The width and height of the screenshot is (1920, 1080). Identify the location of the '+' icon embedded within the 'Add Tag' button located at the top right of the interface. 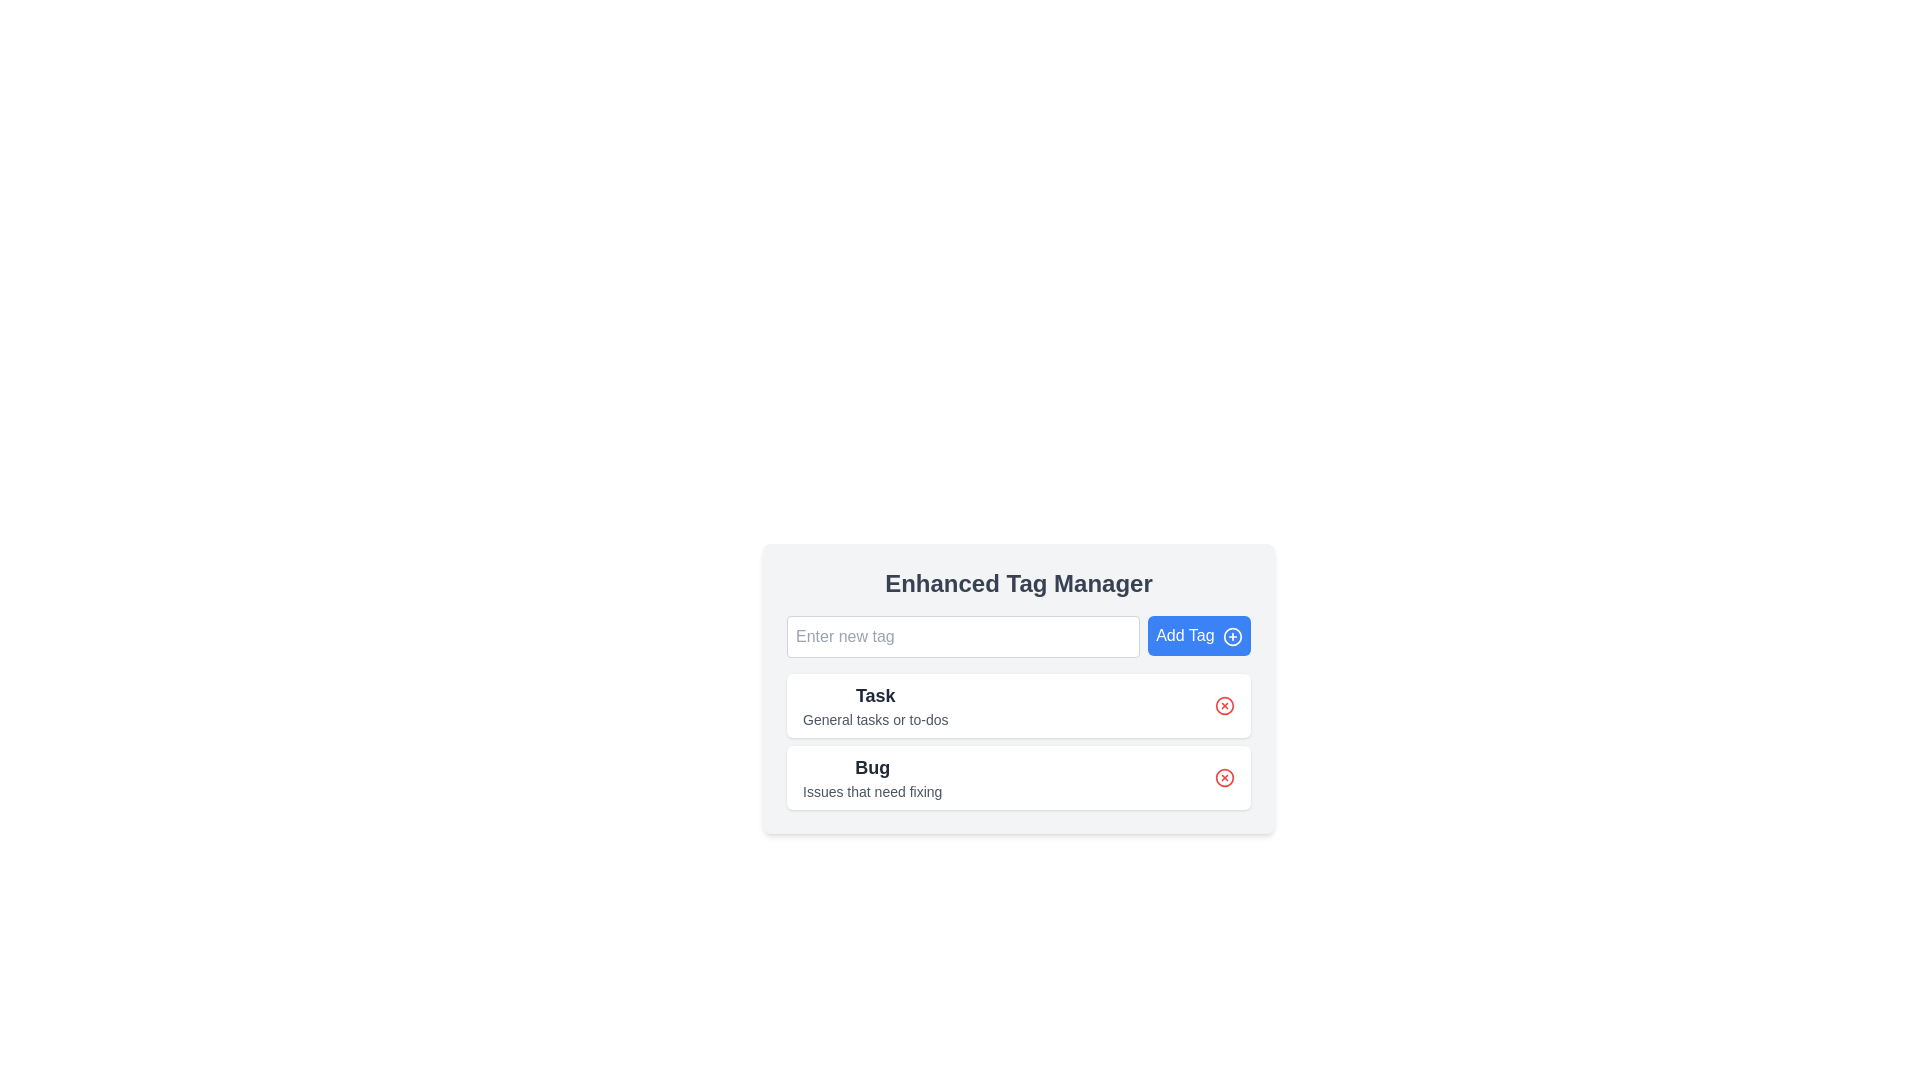
(1232, 636).